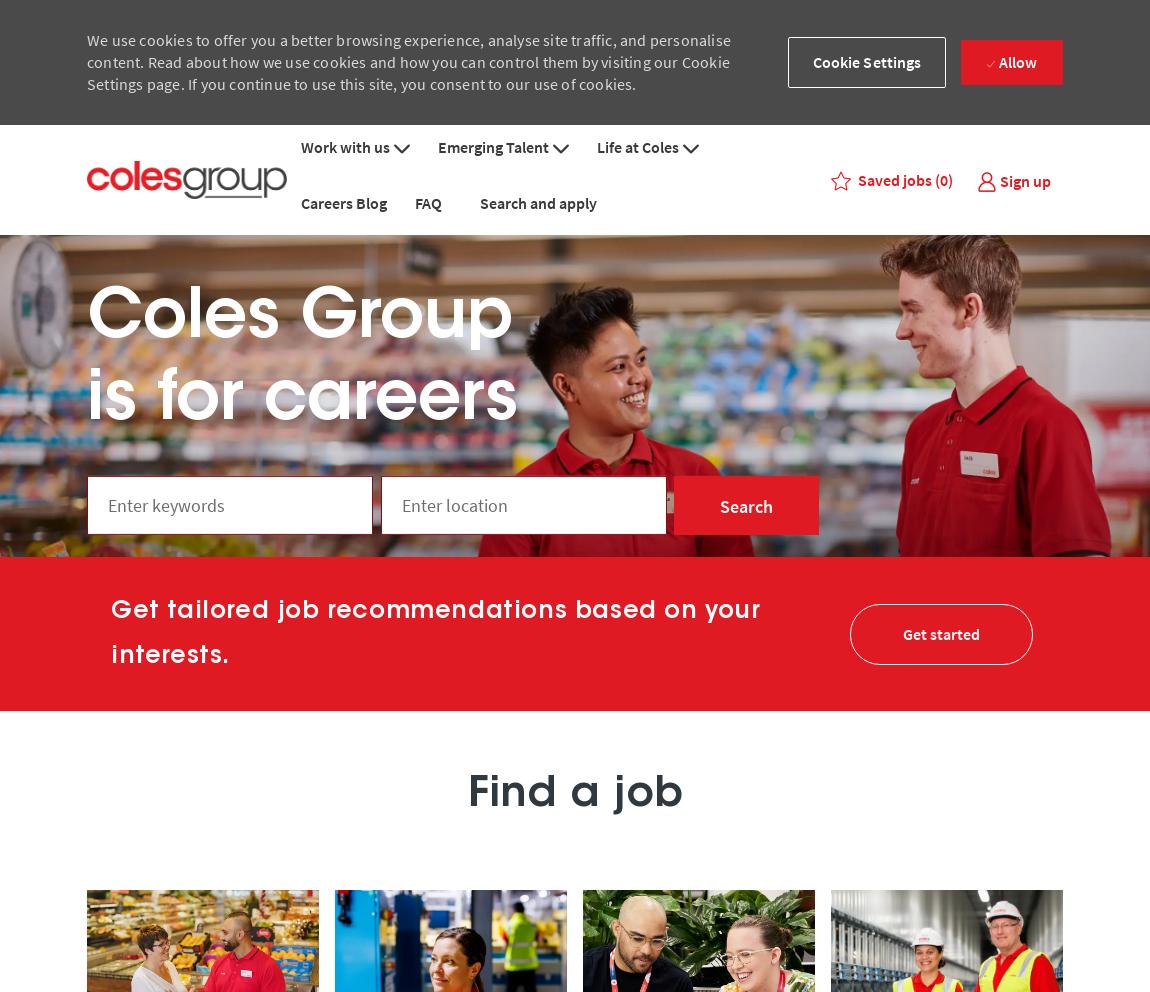 The height and width of the screenshot is (992, 1150). What do you see at coordinates (493, 147) in the screenshot?
I see `'Emerging Talent'` at bounding box center [493, 147].